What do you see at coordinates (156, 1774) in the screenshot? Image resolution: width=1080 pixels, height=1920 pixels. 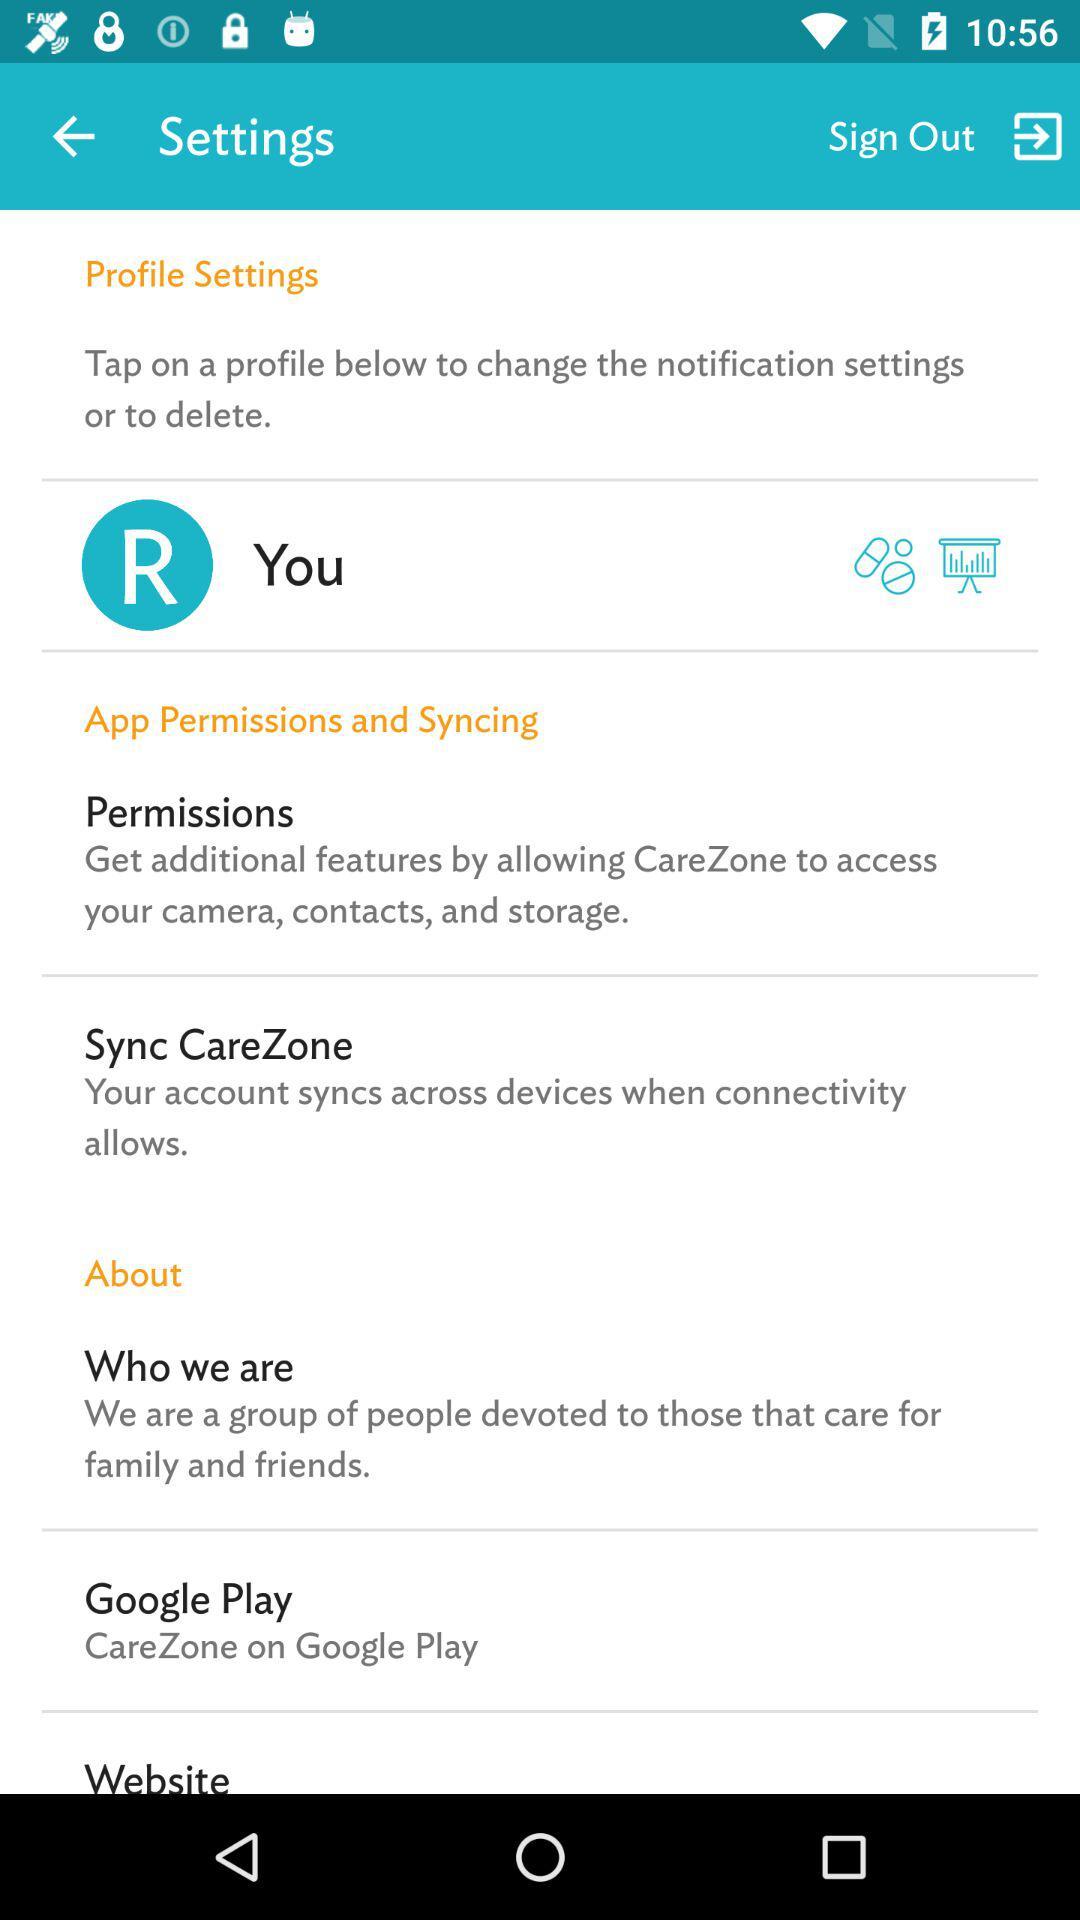 I see `website item` at bounding box center [156, 1774].